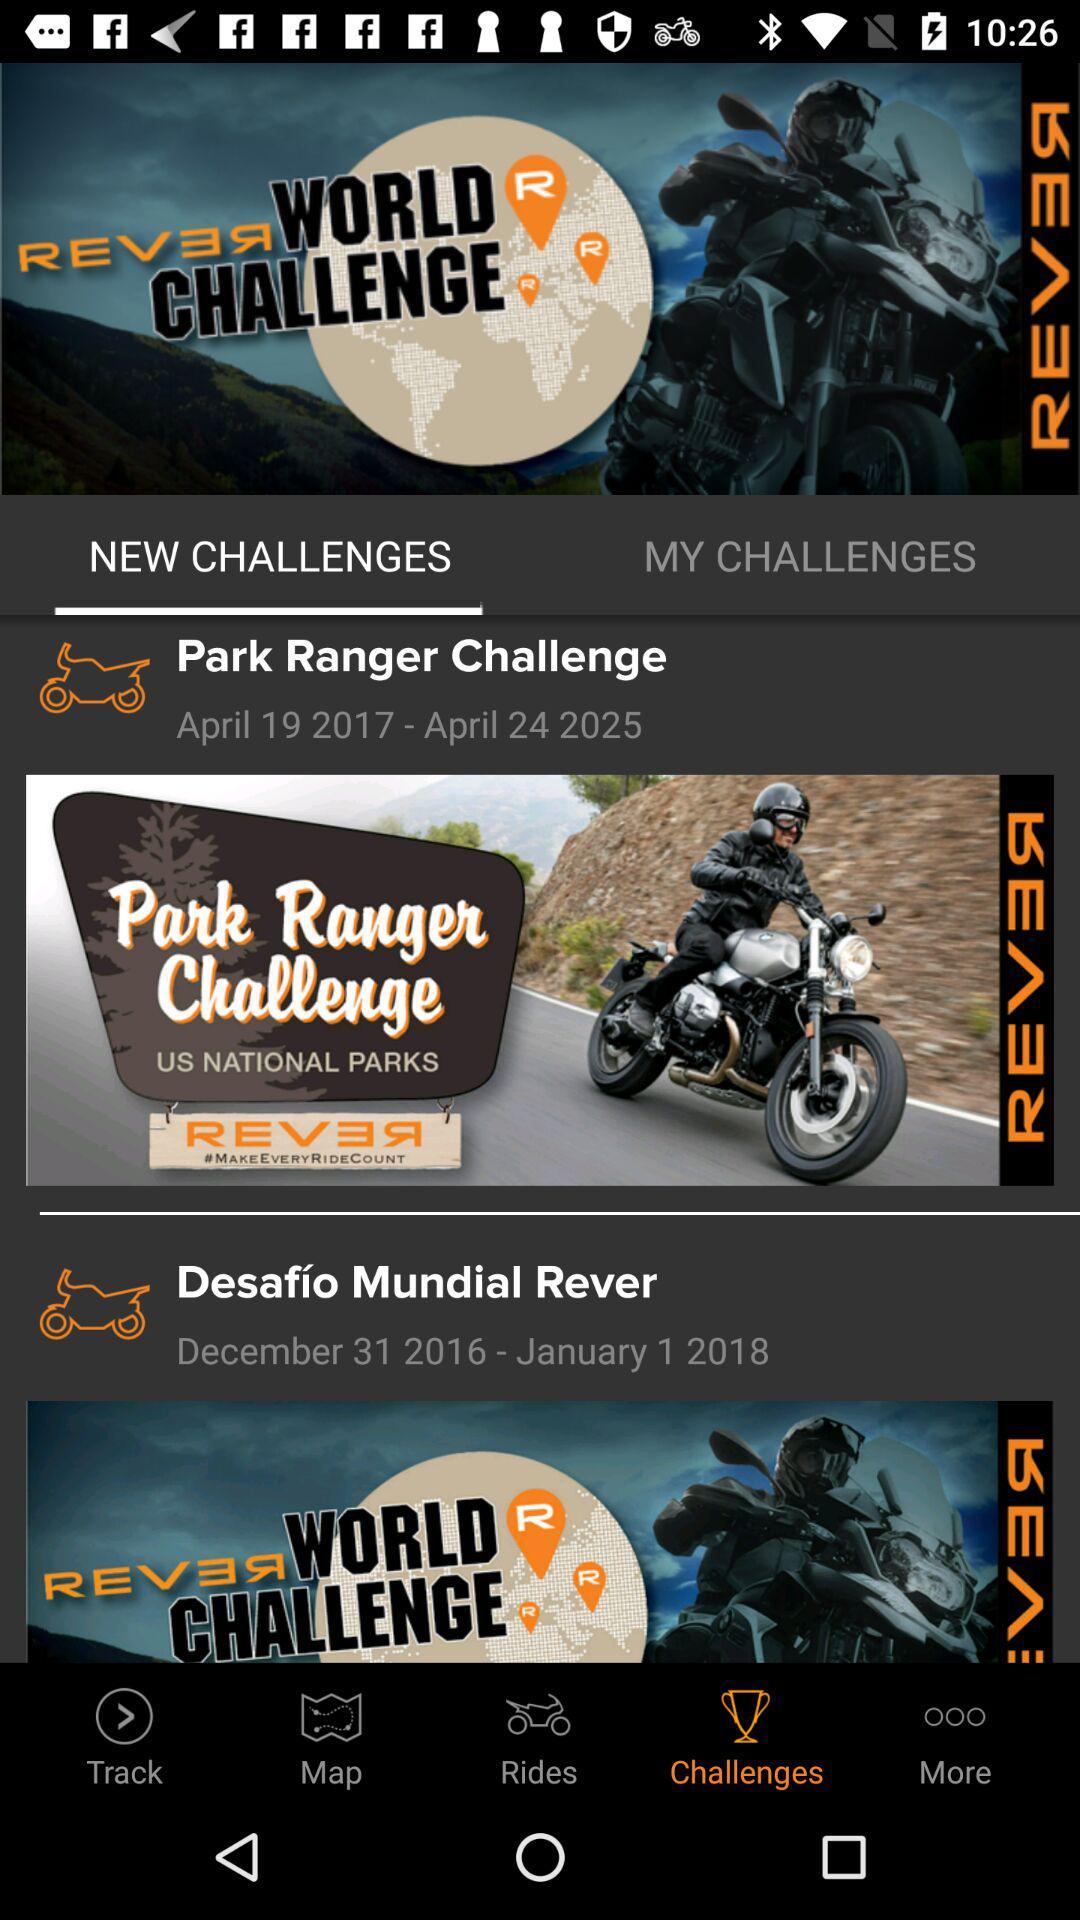 Image resolution: width=1080 pixels, height=1920 pixels. Describe the element at coordinates (810, 555) in the screenshot. I see `the my challenges` at that location.